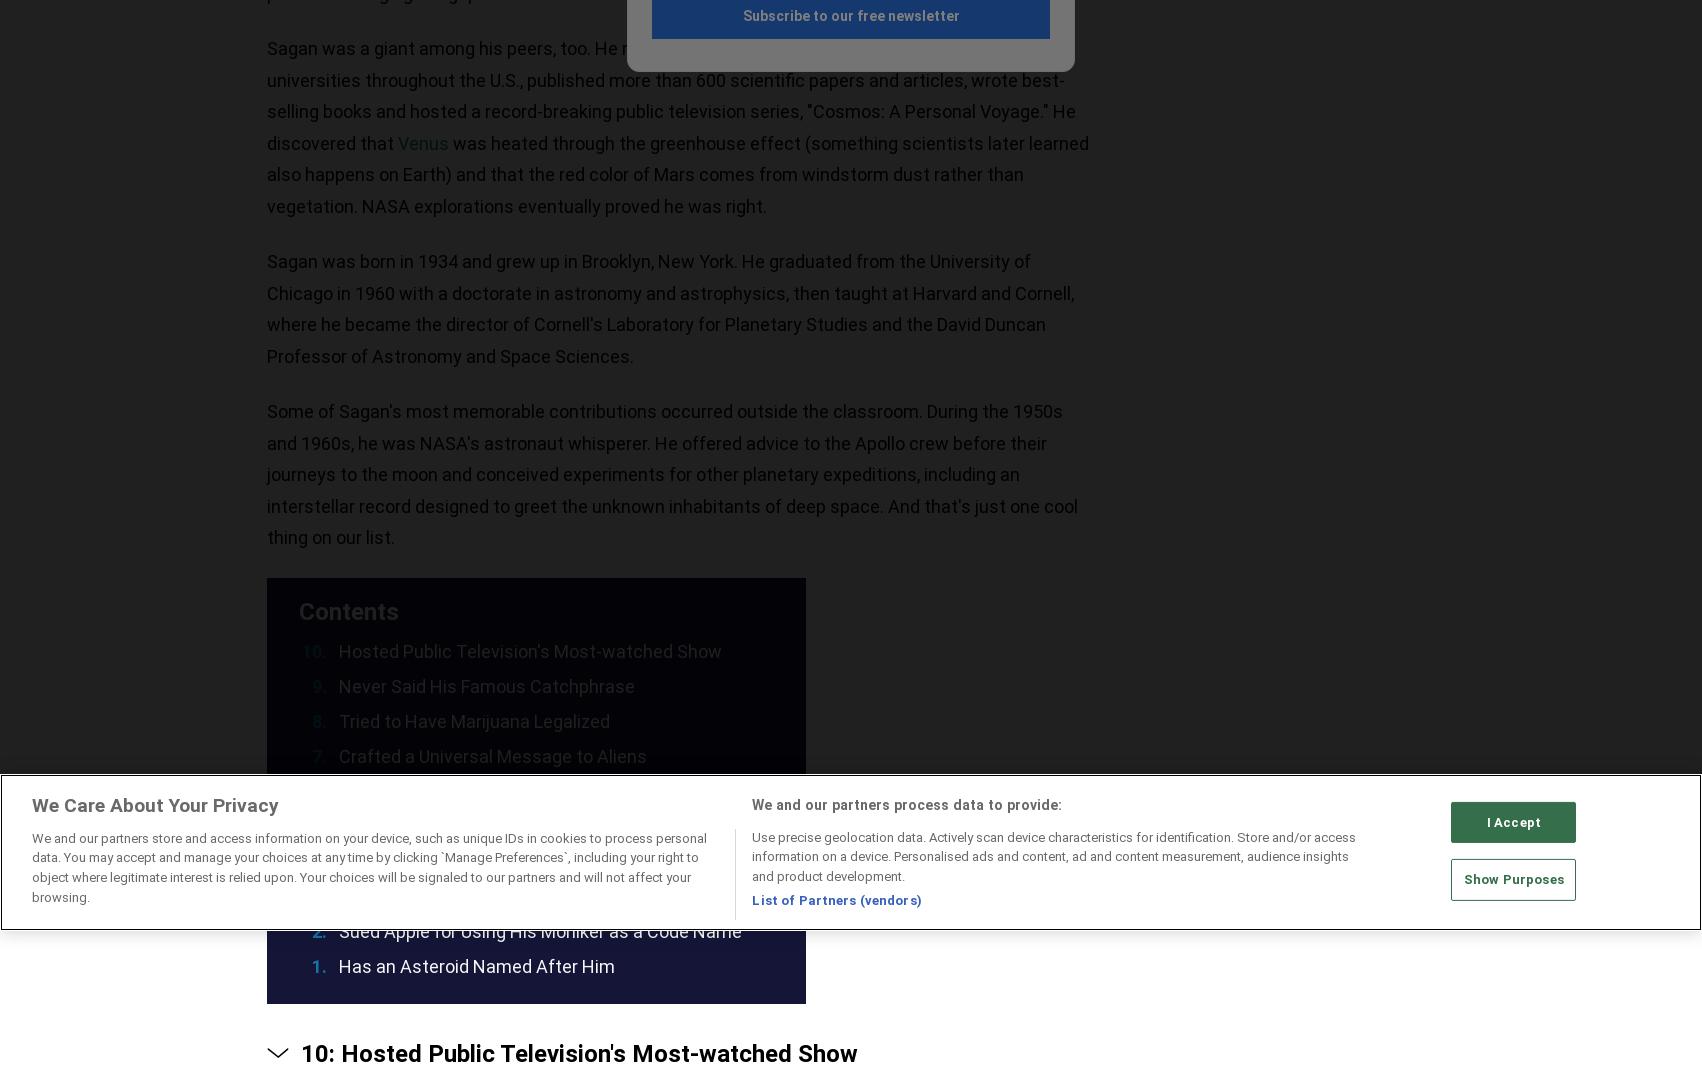  I want to click on 'Hosted Public Television's Most-watched Show', so click(529, 649).